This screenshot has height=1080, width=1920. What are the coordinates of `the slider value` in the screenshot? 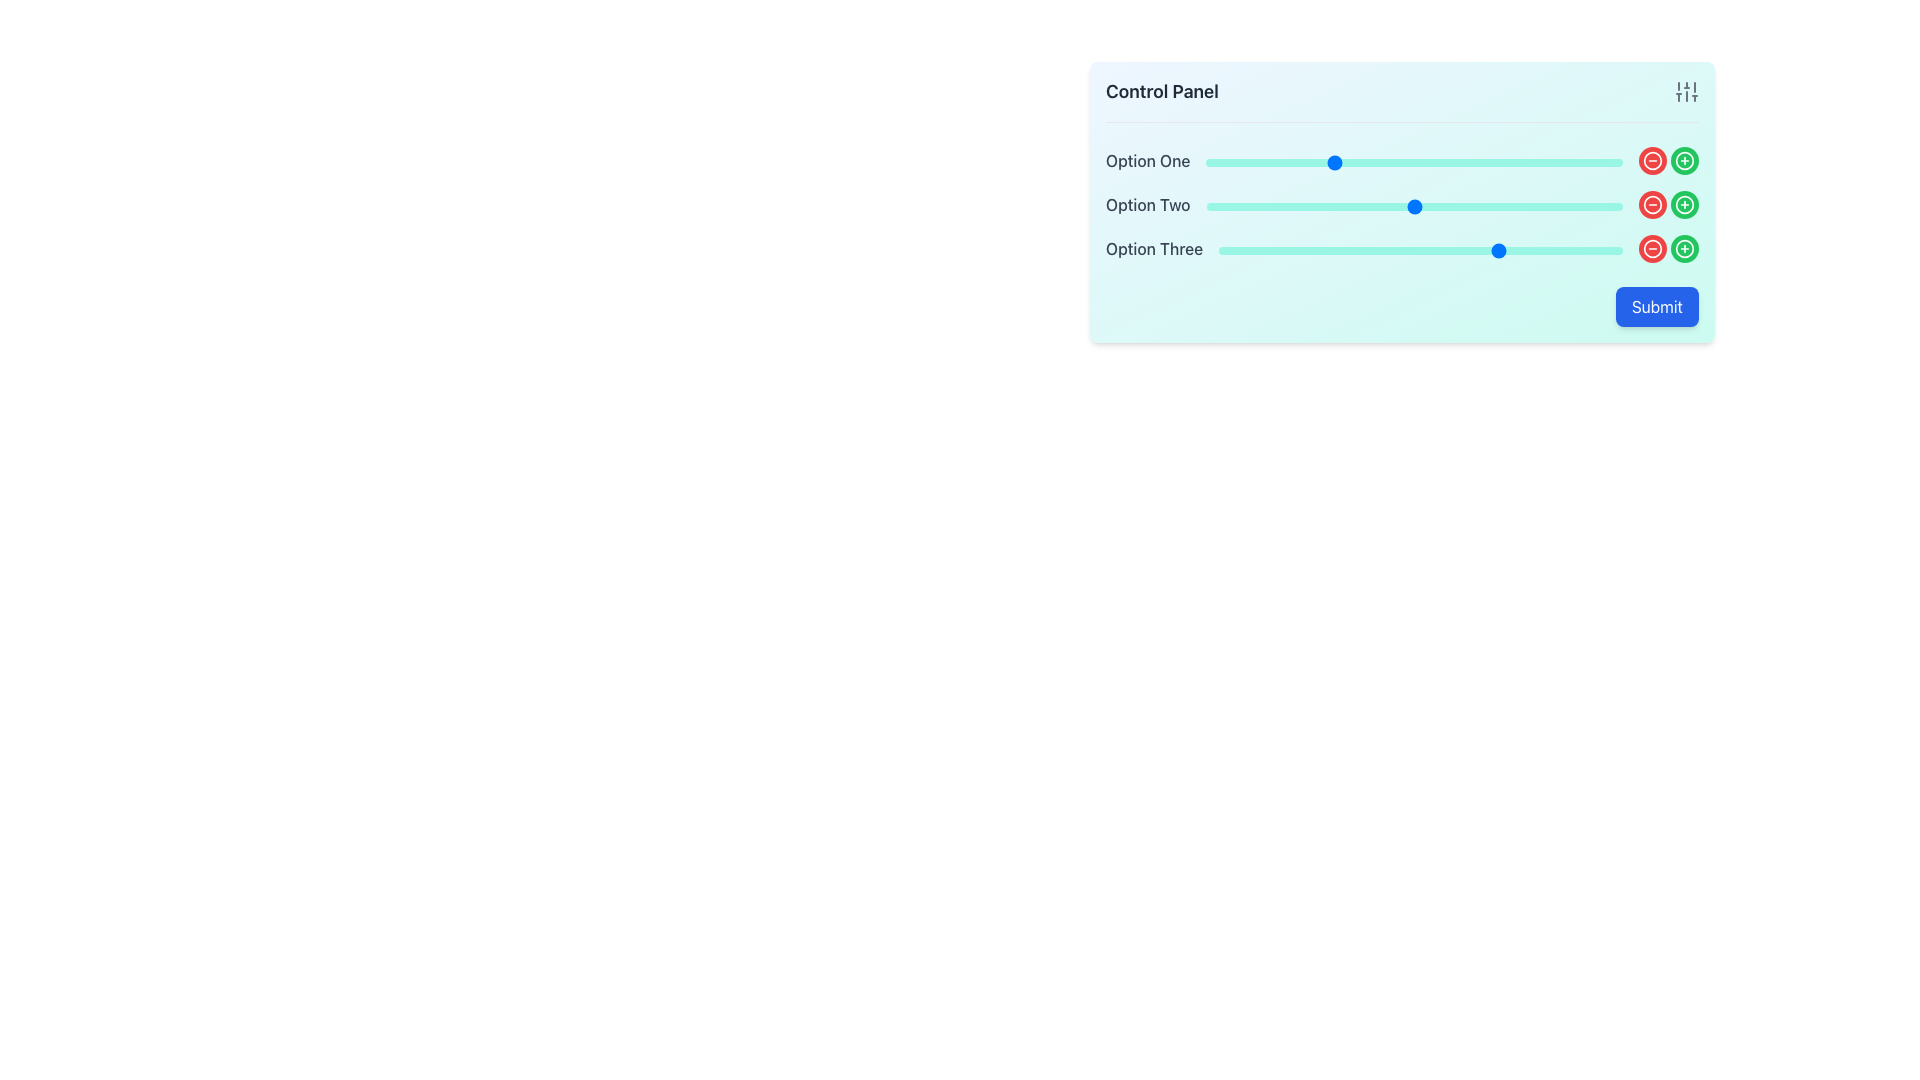 It's located at (1581, 249).